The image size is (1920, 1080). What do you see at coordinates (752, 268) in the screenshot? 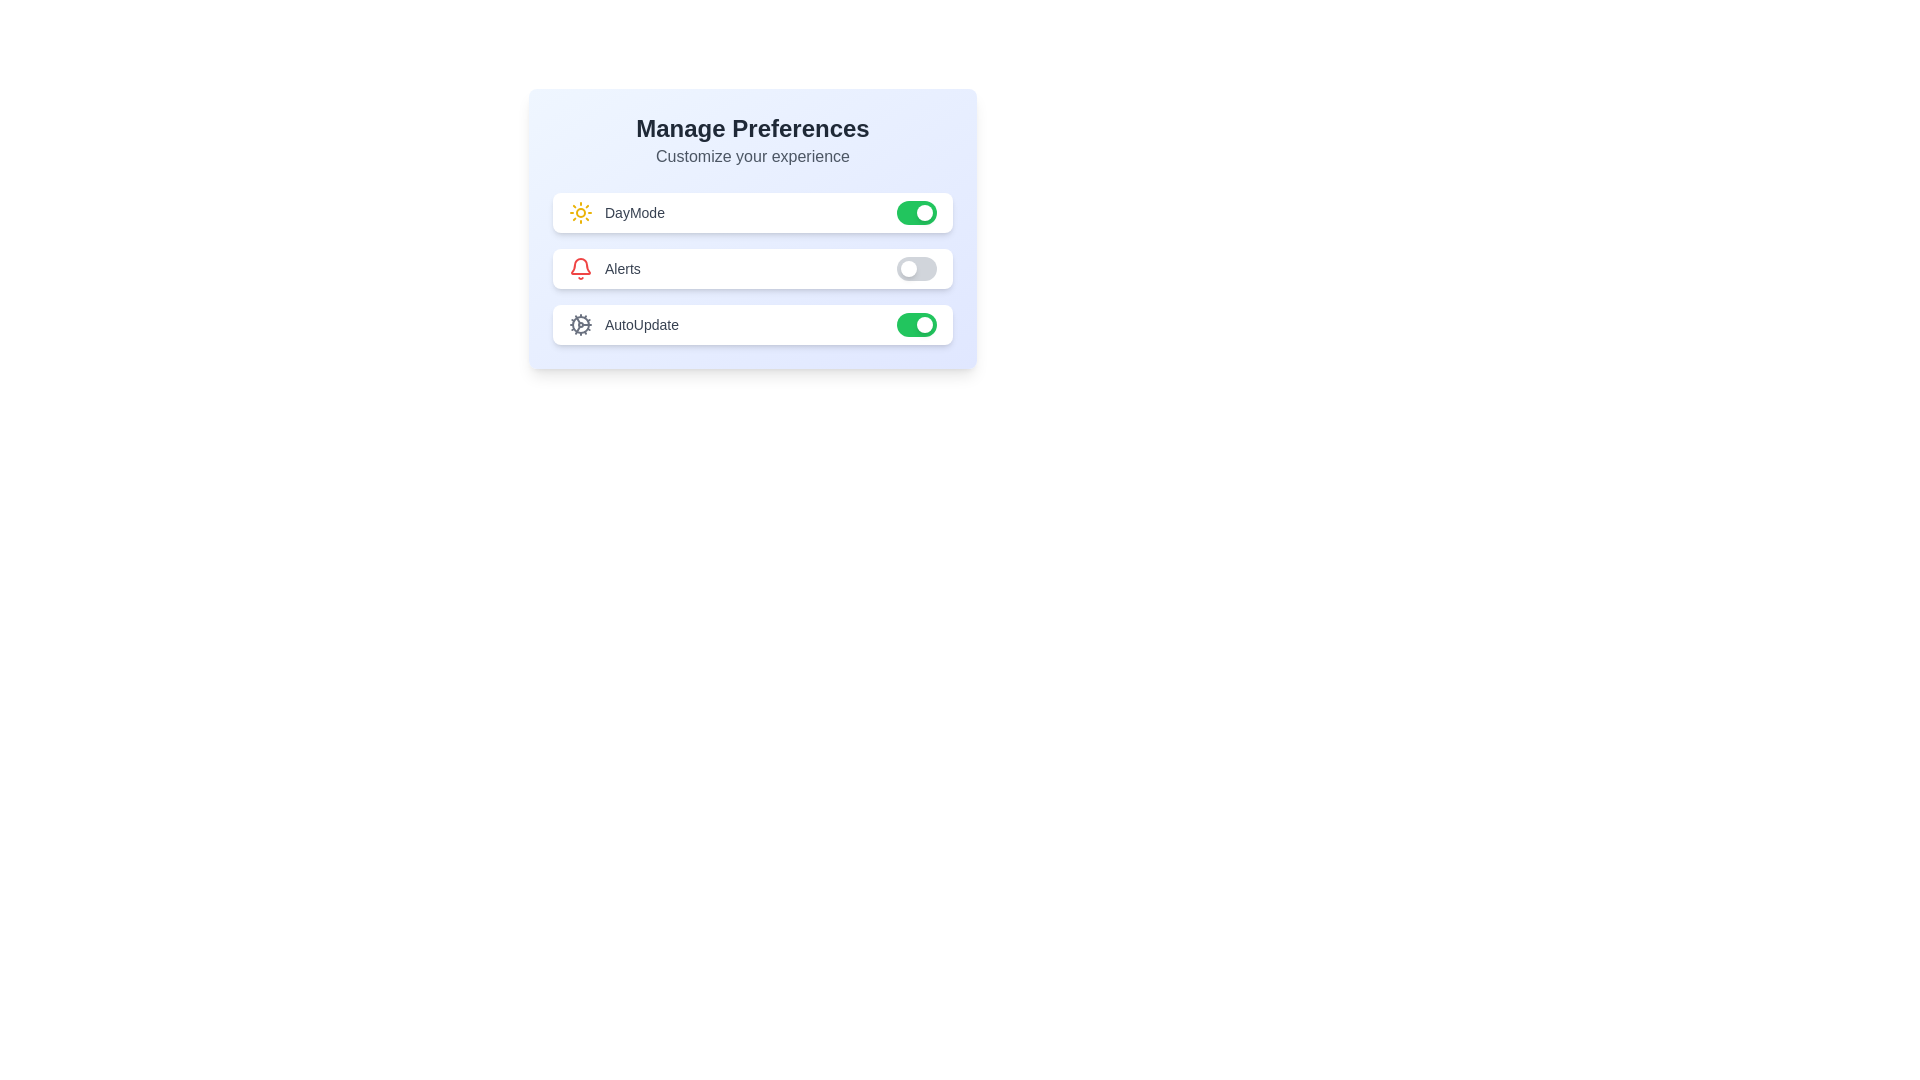
I see `the 'alerts' toggle switch, which is the second item` at bounding box center [752, 268].